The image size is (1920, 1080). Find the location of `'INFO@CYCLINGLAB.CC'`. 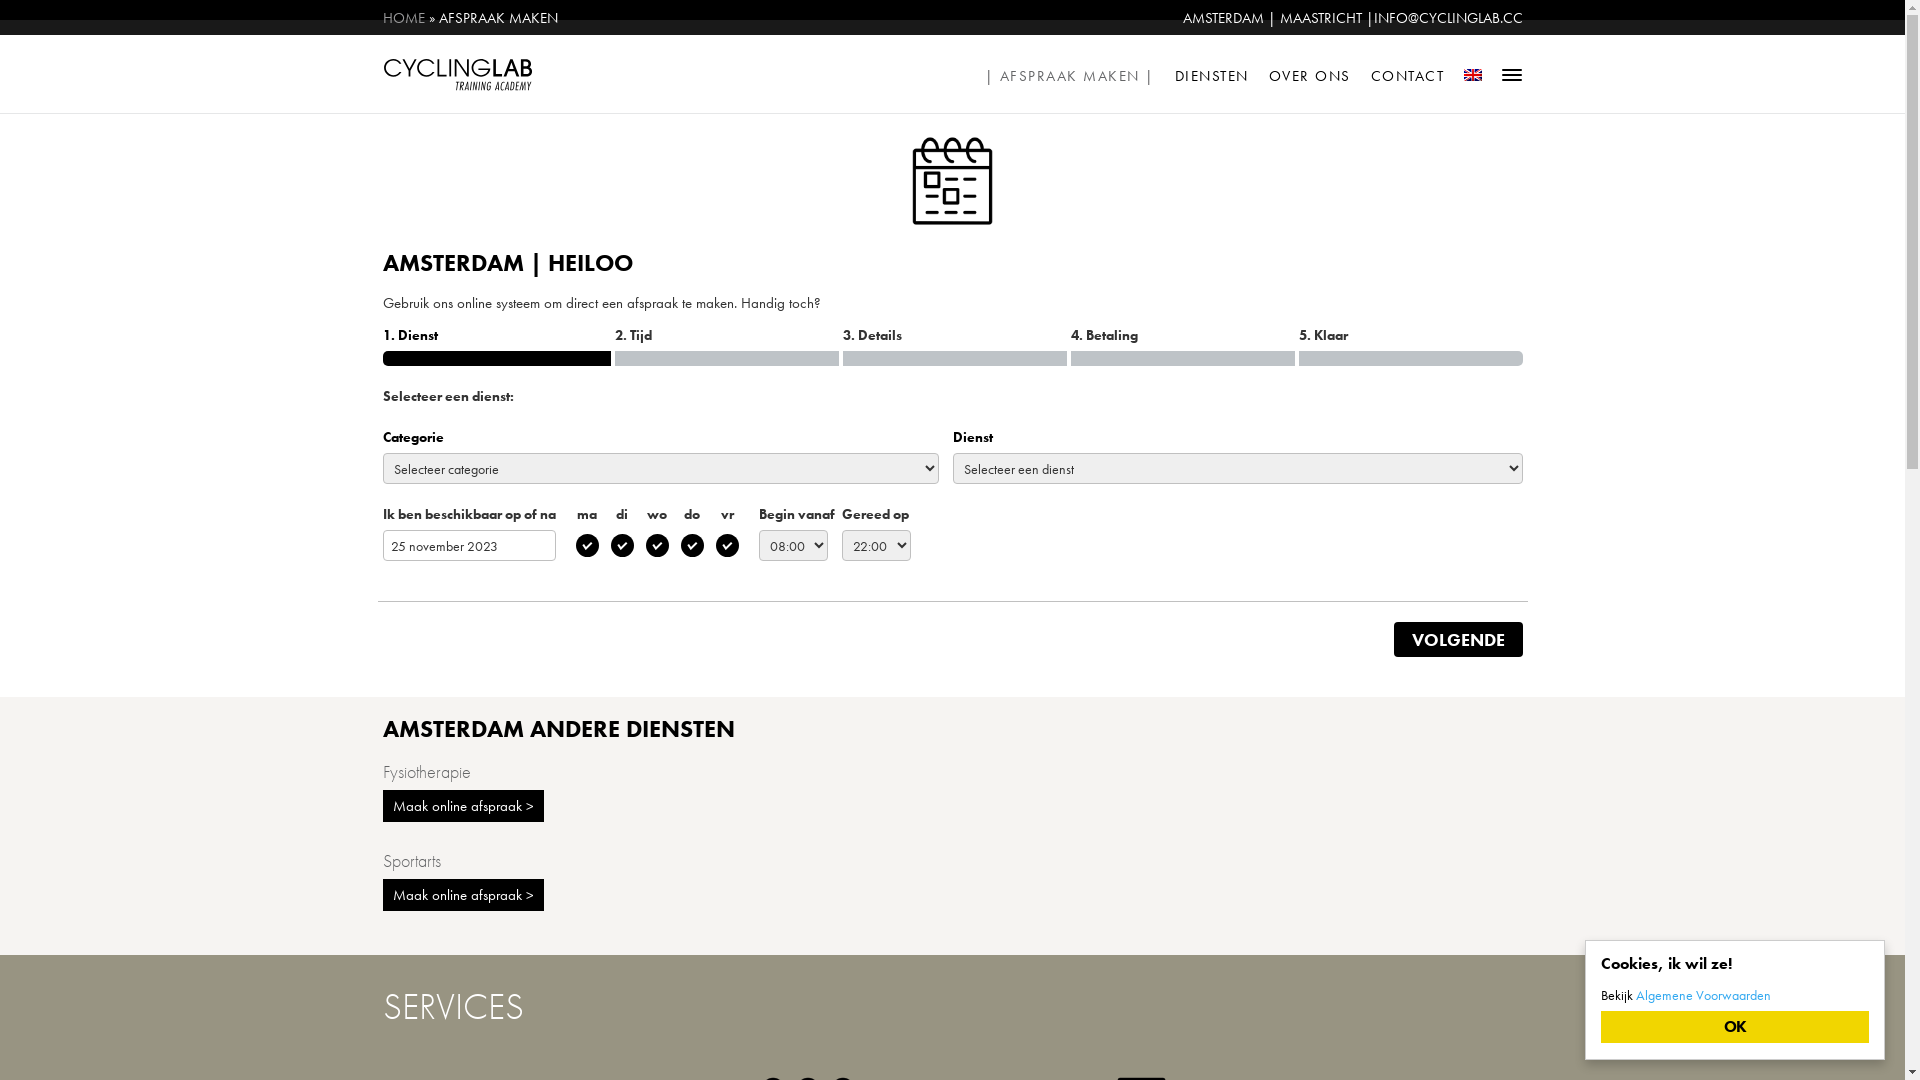

'INFO@CYCLINGLAB.CC' is located at coordinates (1372, 18).